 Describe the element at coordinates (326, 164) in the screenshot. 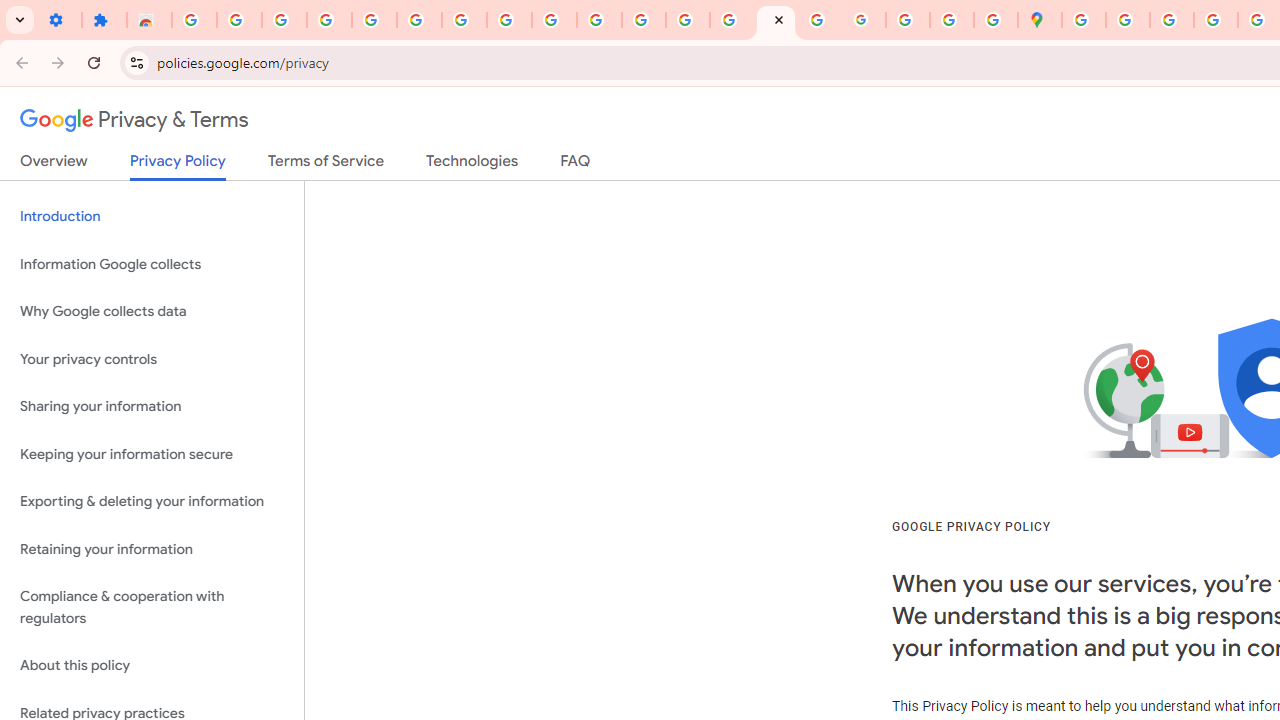

I see `'Terms of Service'` at that location.